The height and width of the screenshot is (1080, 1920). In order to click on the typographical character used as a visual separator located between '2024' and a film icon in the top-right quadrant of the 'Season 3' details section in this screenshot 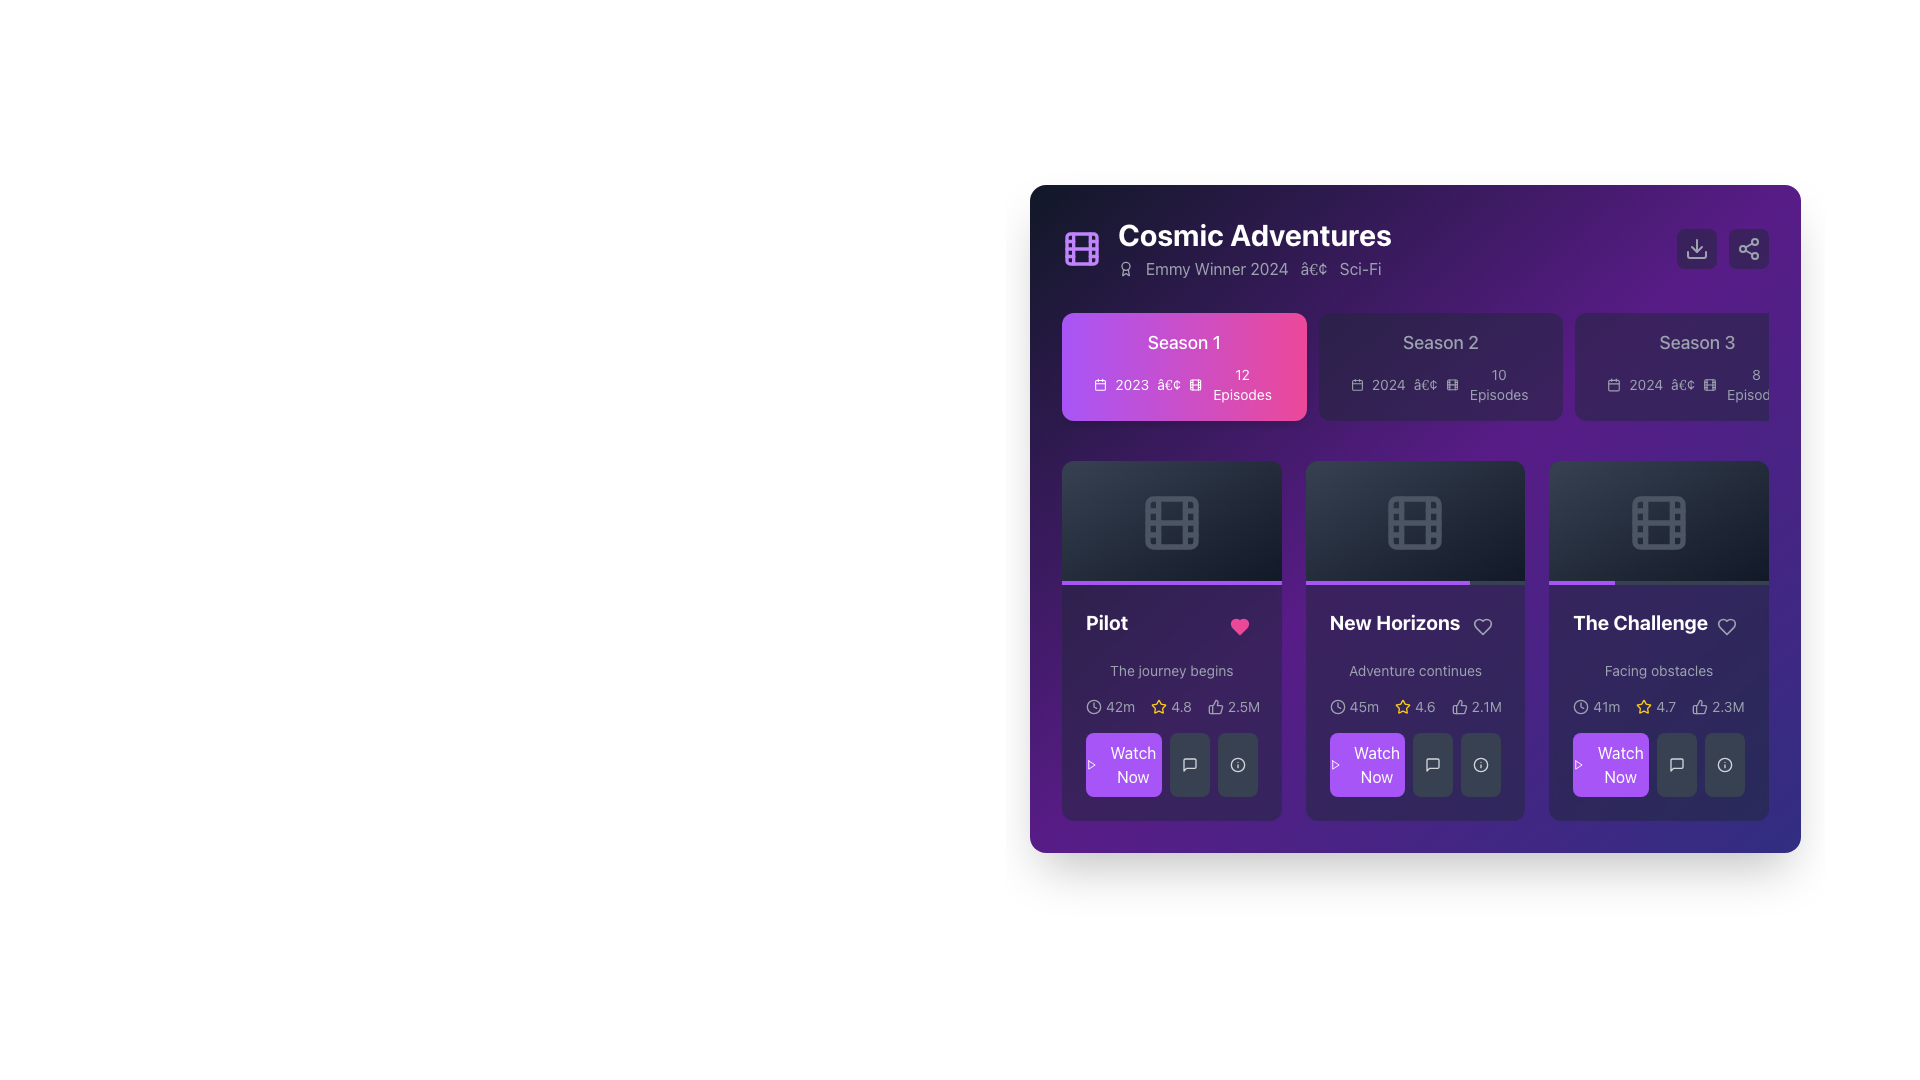, I will do `click(1682, 385)`.